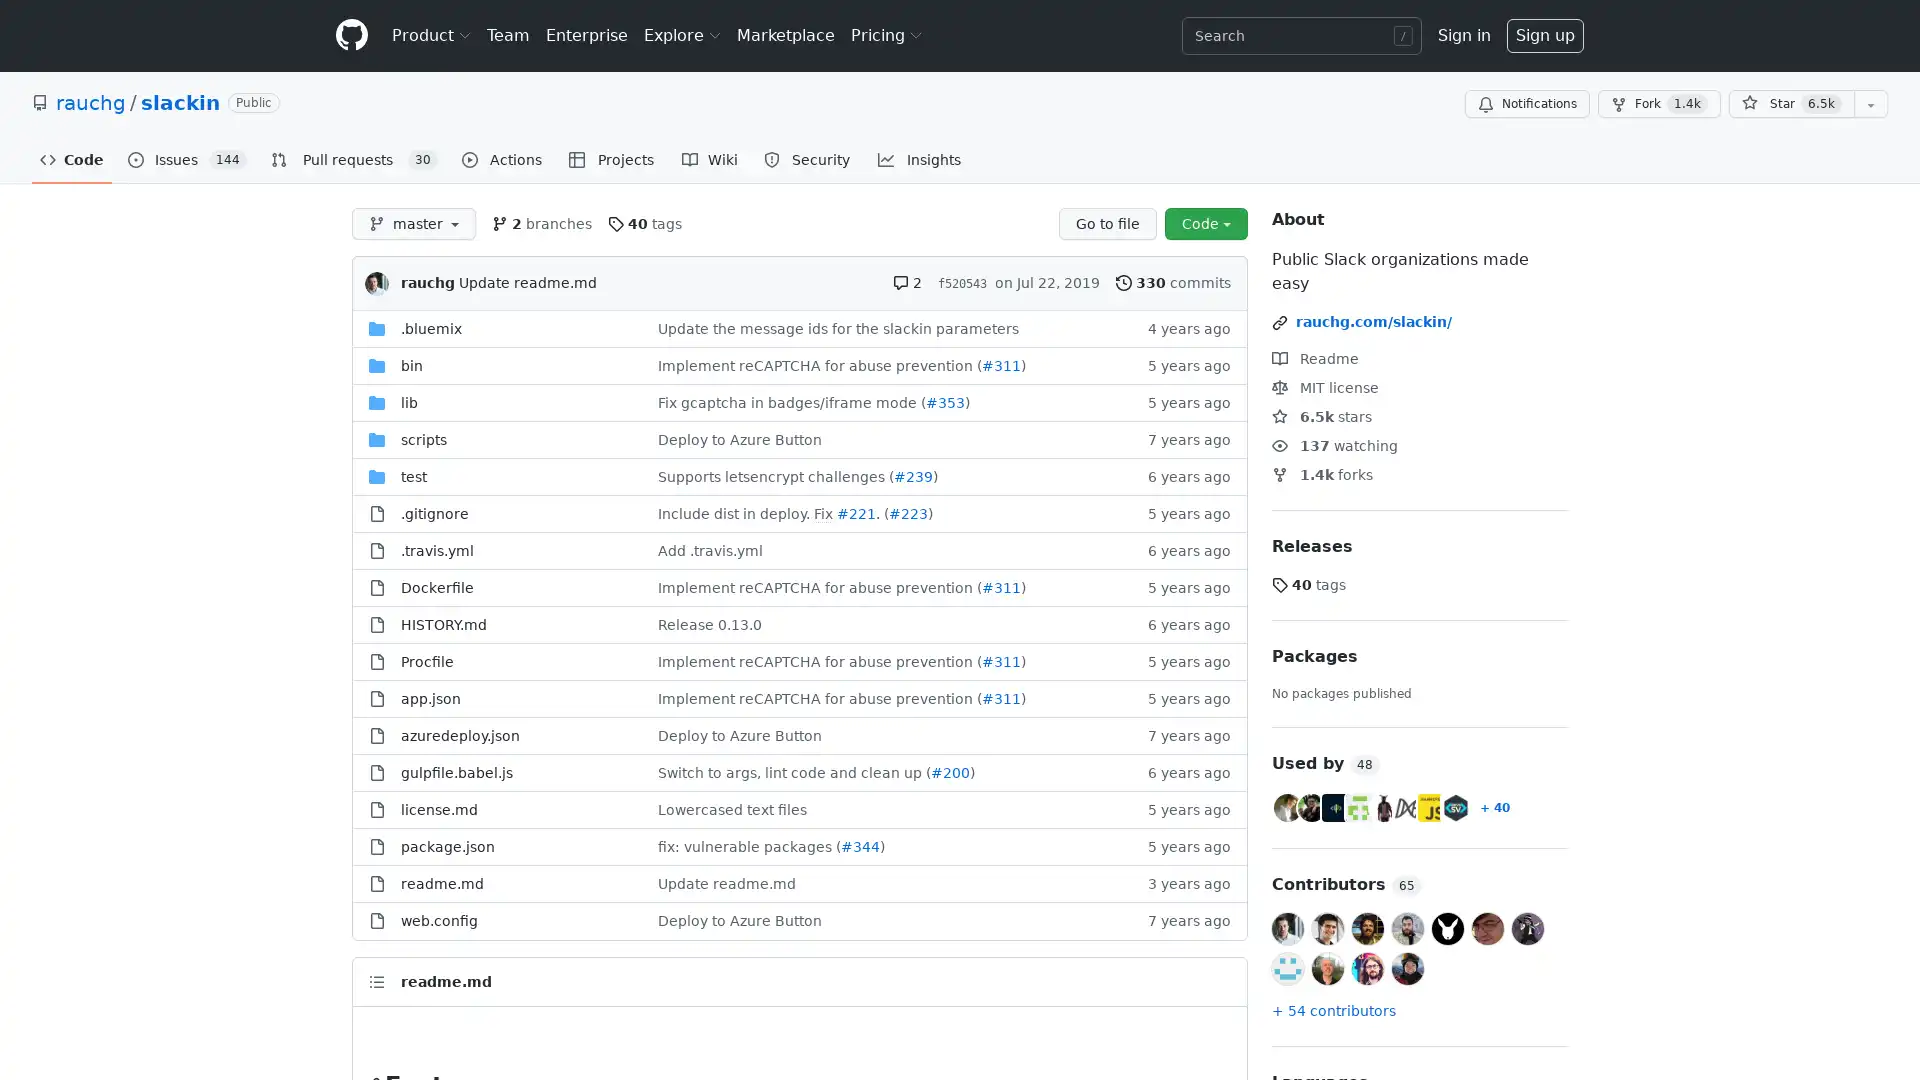 The image size is (1920, 1080). Describe the element at coordinates (1870, 104) in the screenshot. I see `You must be signed in to add this repository to a list` at that location.